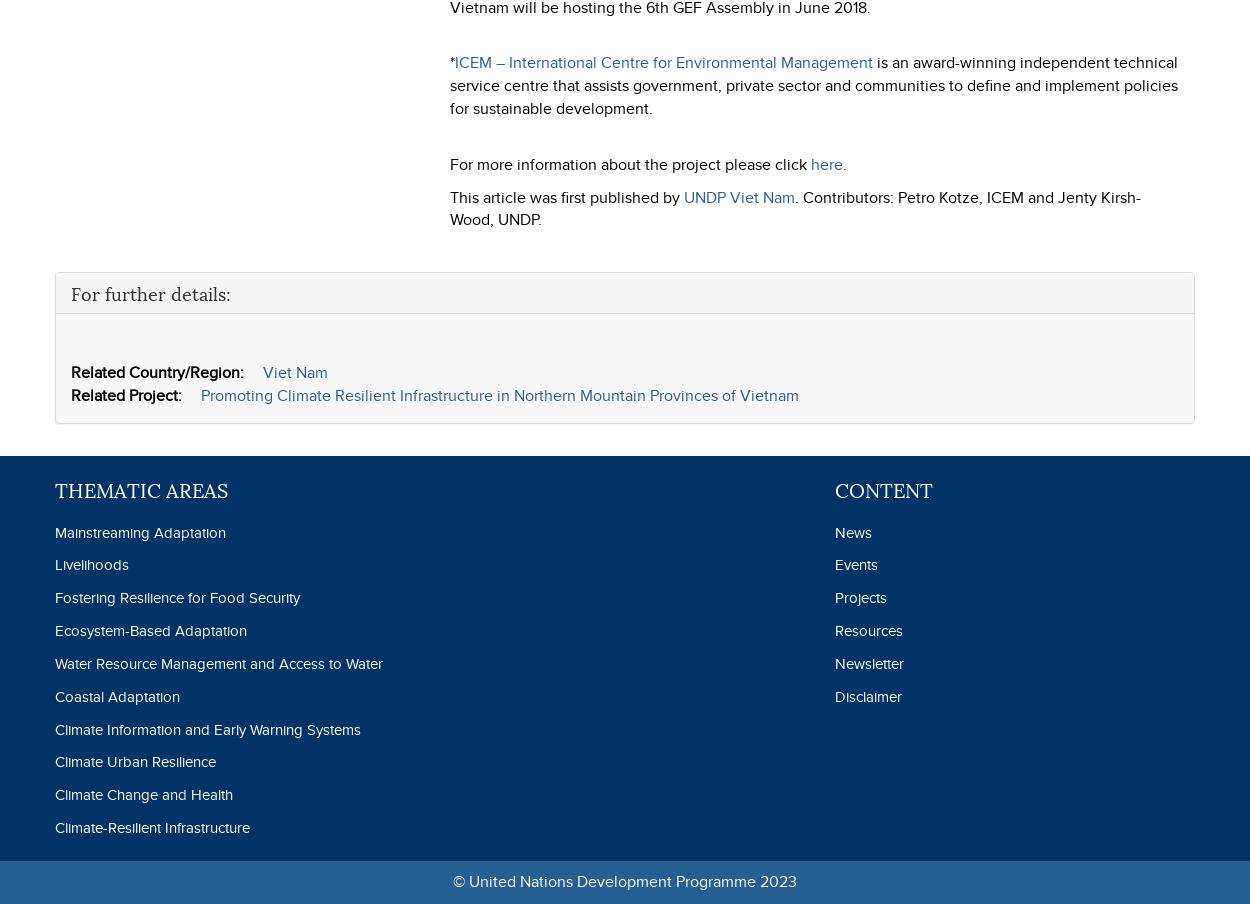 The image size is (1250, 904). I want to click on 'is an award-winning independent technical service centre that assists government, private sector and communities to define and implement policies for sustainable development.', so click(813, 85).